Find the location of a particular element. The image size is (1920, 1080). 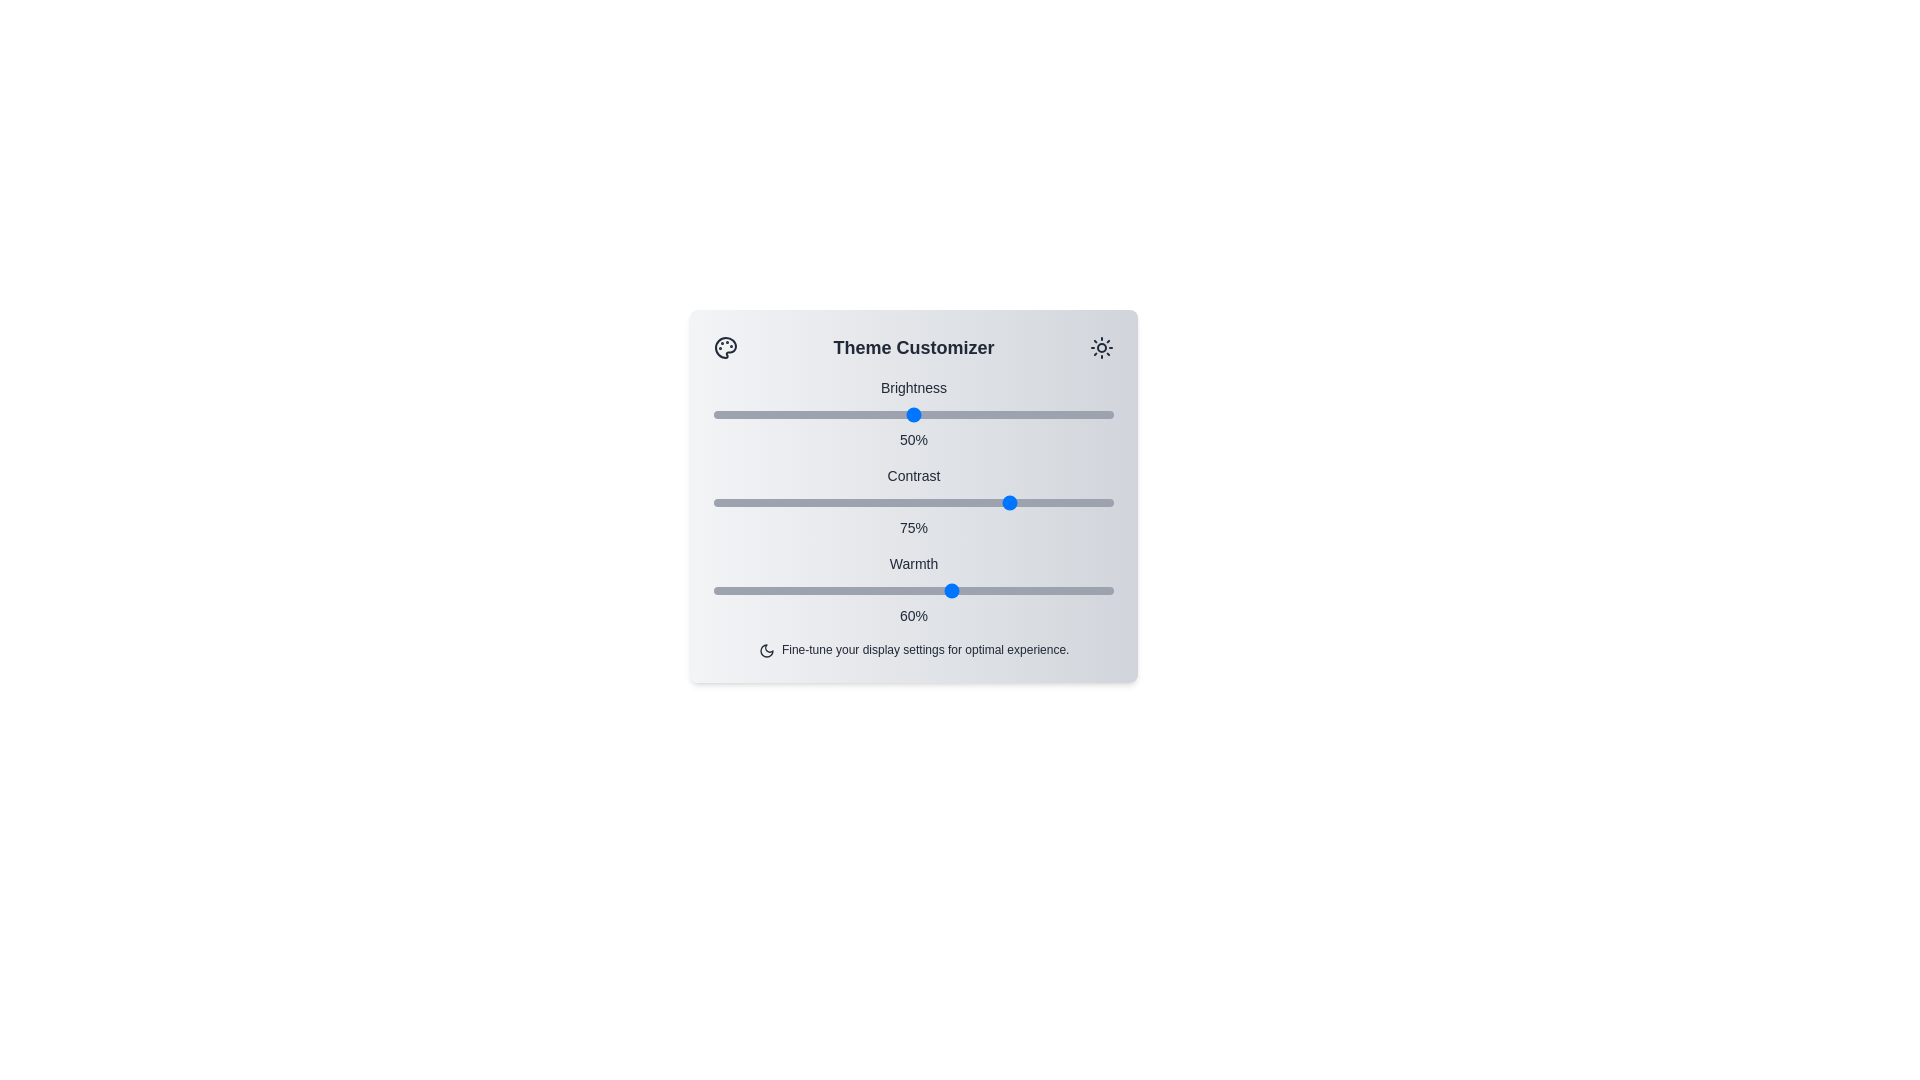

the warmth slider to 48% by clicking or dragging is located at coordinates (905, 589).